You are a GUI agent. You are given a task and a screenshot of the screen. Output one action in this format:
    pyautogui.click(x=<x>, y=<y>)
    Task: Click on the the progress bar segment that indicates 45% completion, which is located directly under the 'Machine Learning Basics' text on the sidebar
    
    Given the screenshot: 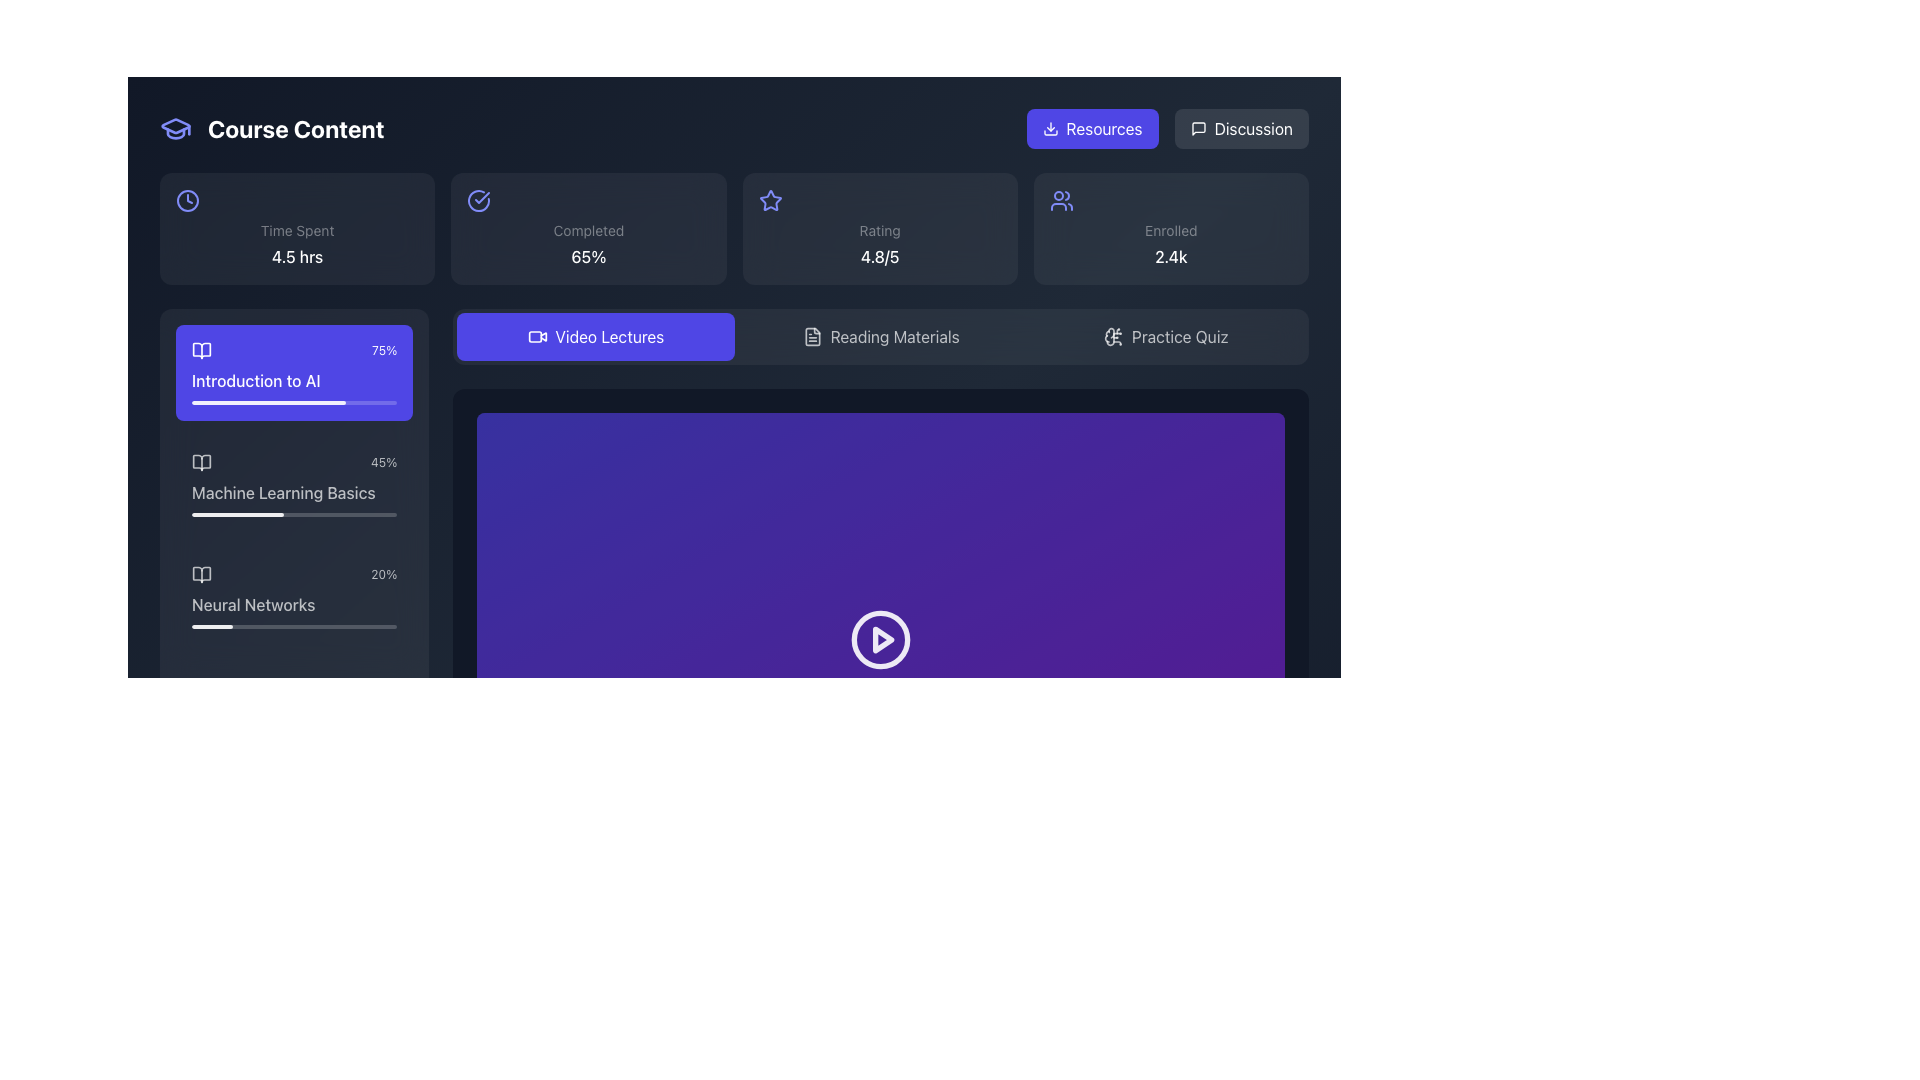 What is the action you would take?
    pyautogui.click(x=238, y=514)
    